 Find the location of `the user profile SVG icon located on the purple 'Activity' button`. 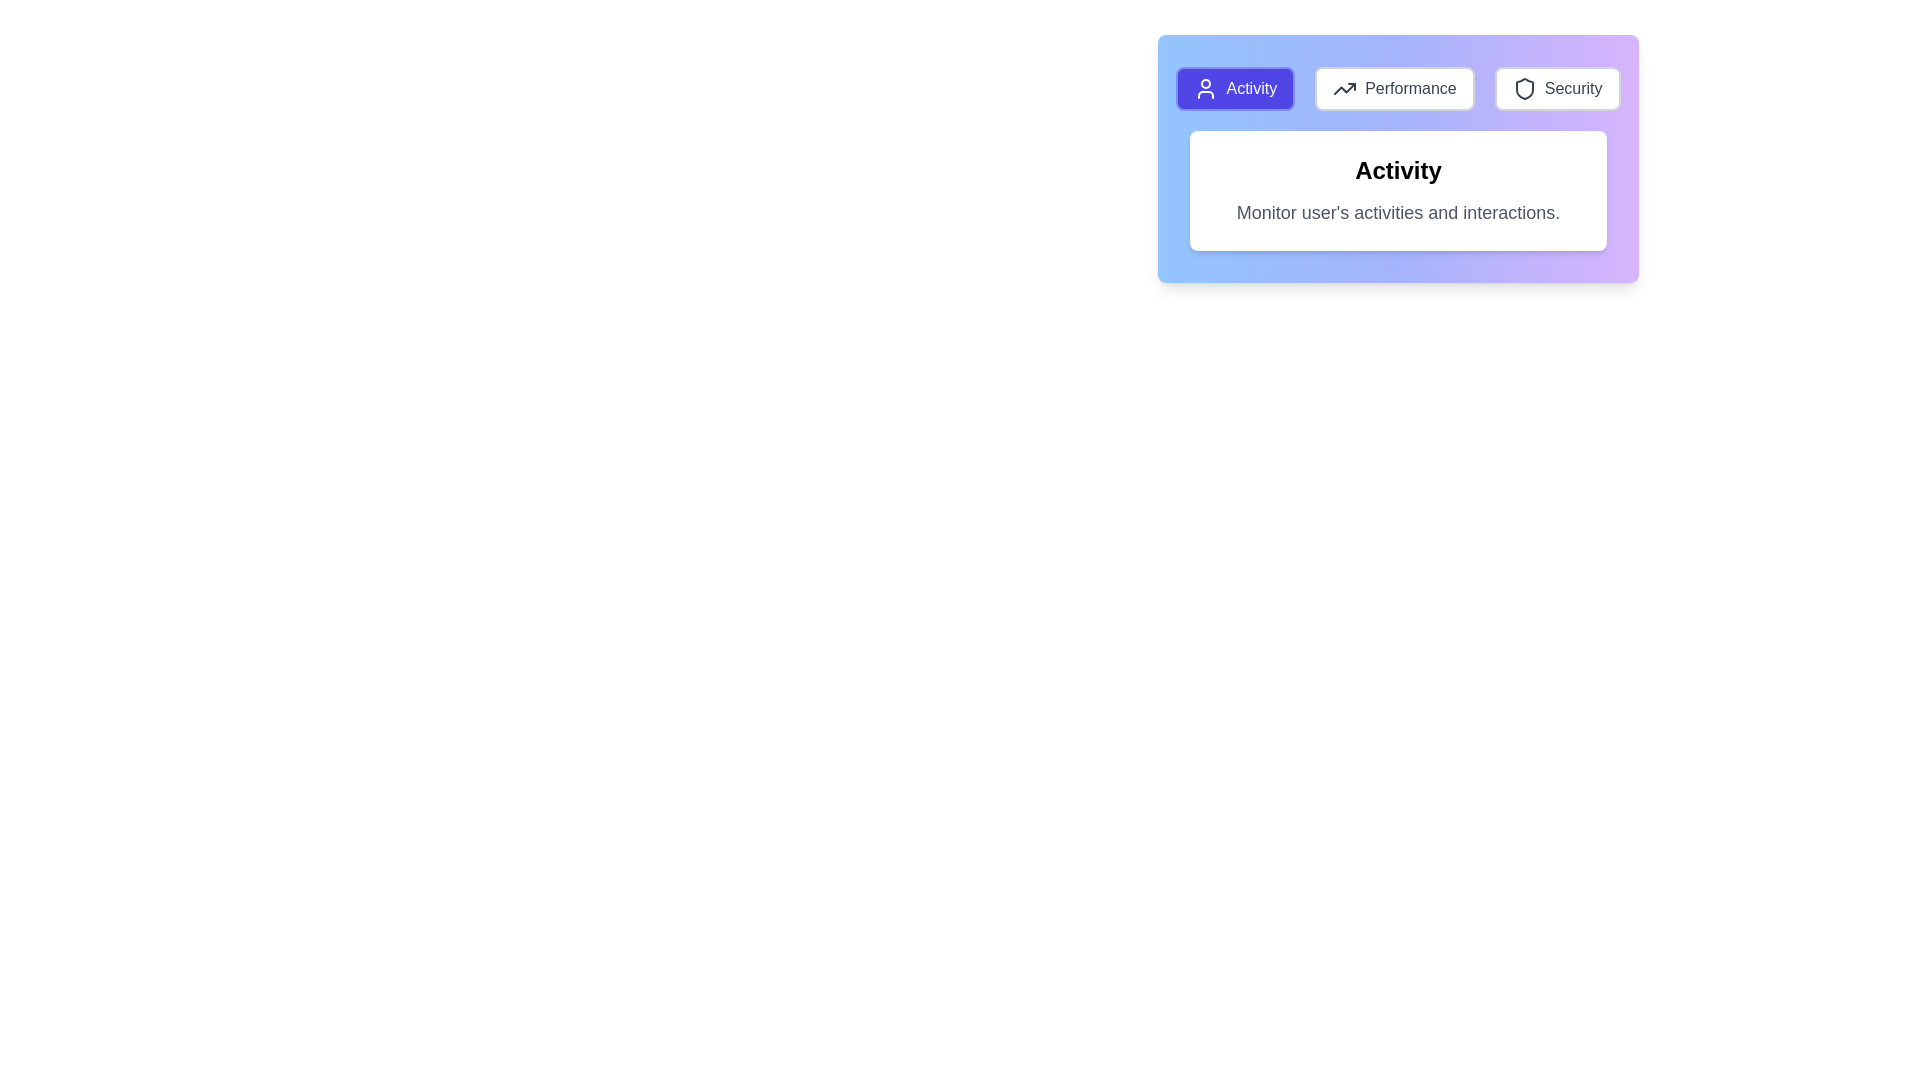

the user profile SVG icon located on the purple 'Activity' button is located at coordinates (1205, 87).